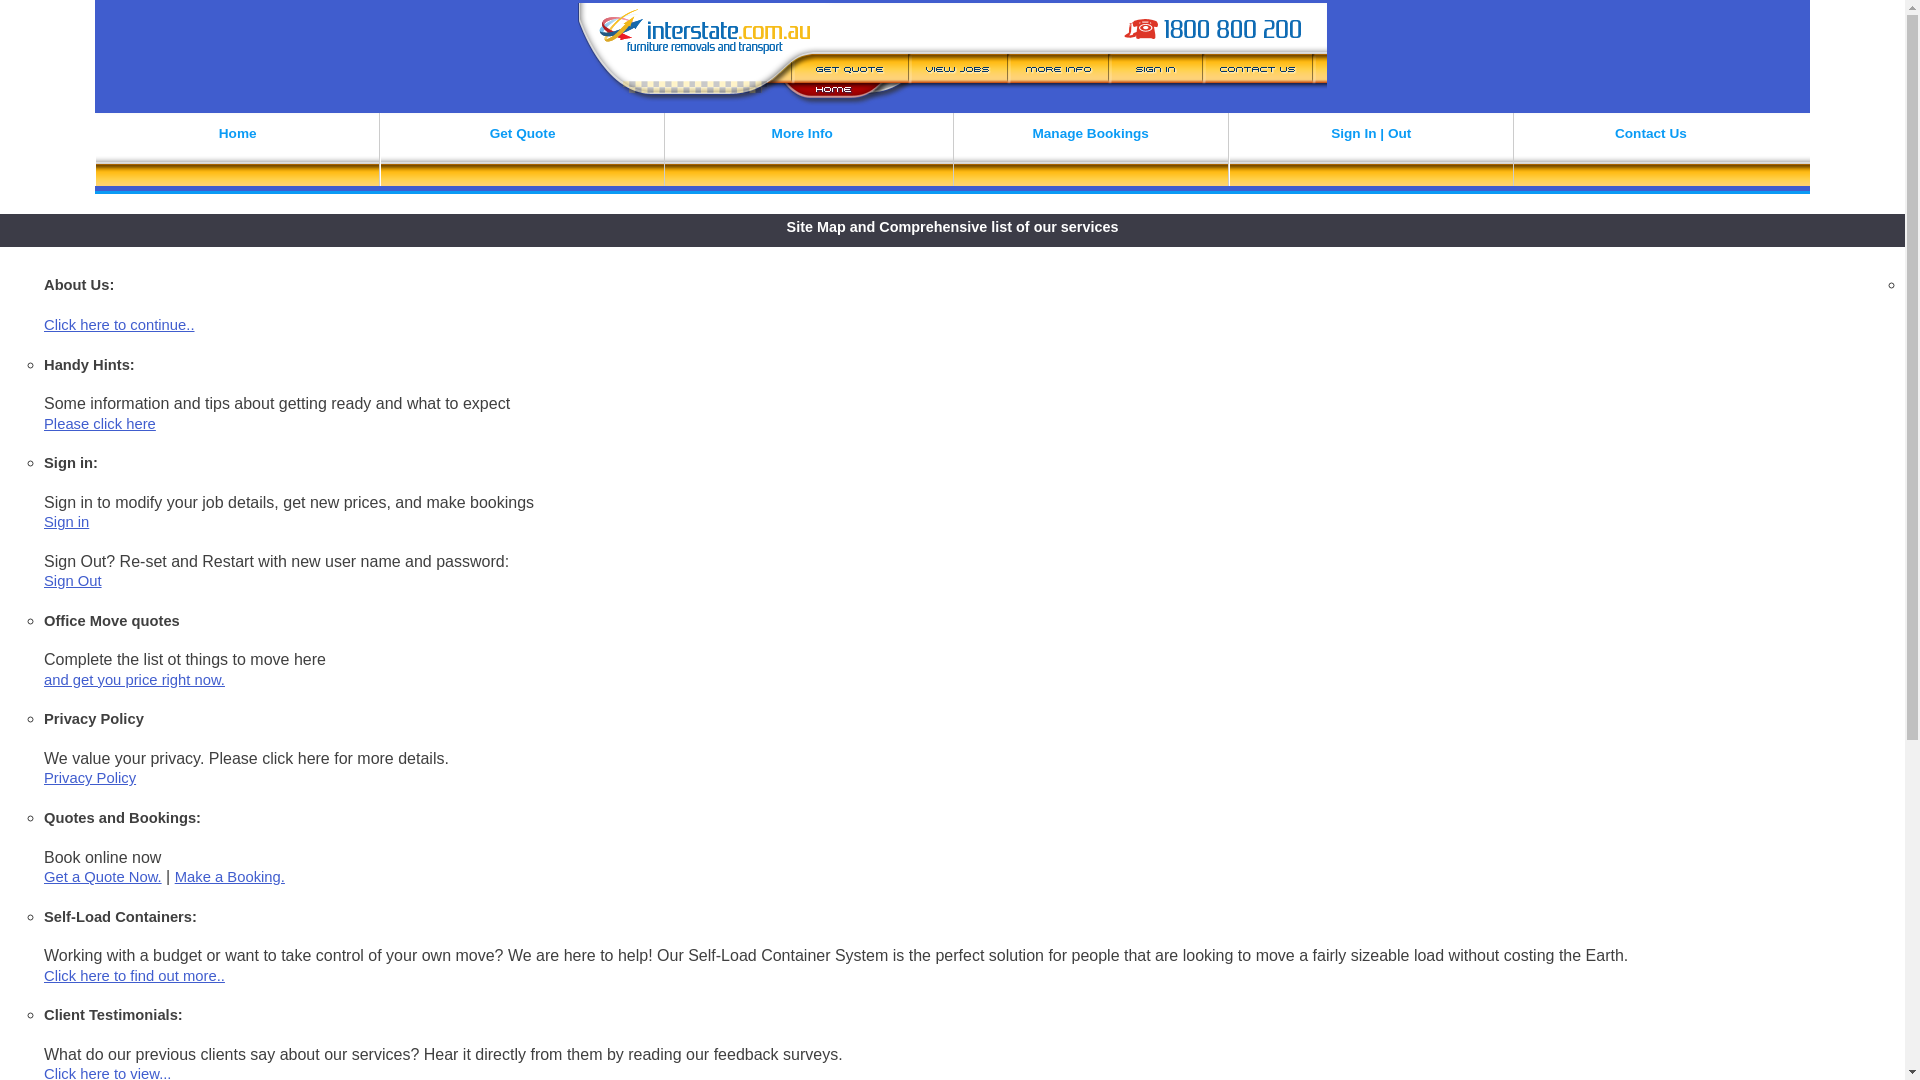 The width and height of the screenshot is (1920, 1080). What do you see at coordinates (133, 678) in the screenshot?
I see `'and get you price right now.'` at bounding box center [133, 678].